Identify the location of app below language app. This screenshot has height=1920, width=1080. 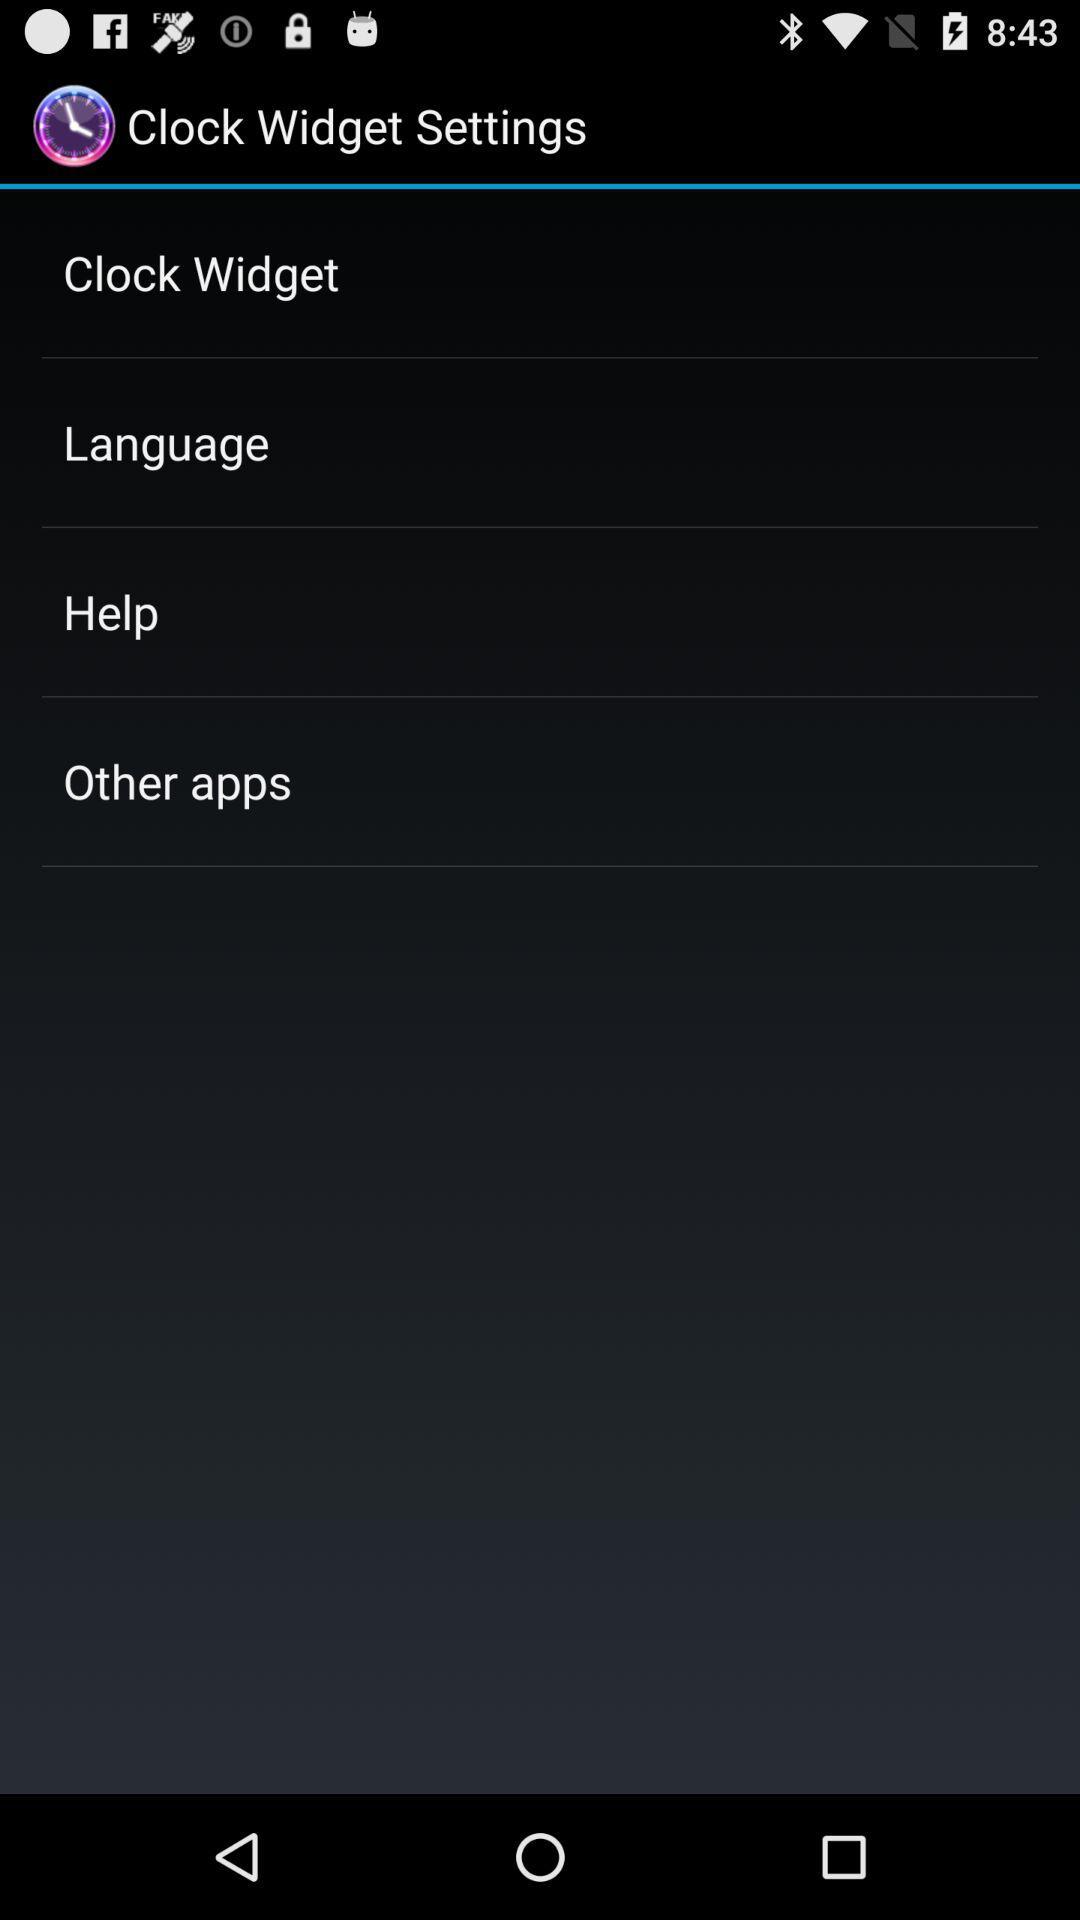
(111, 610).